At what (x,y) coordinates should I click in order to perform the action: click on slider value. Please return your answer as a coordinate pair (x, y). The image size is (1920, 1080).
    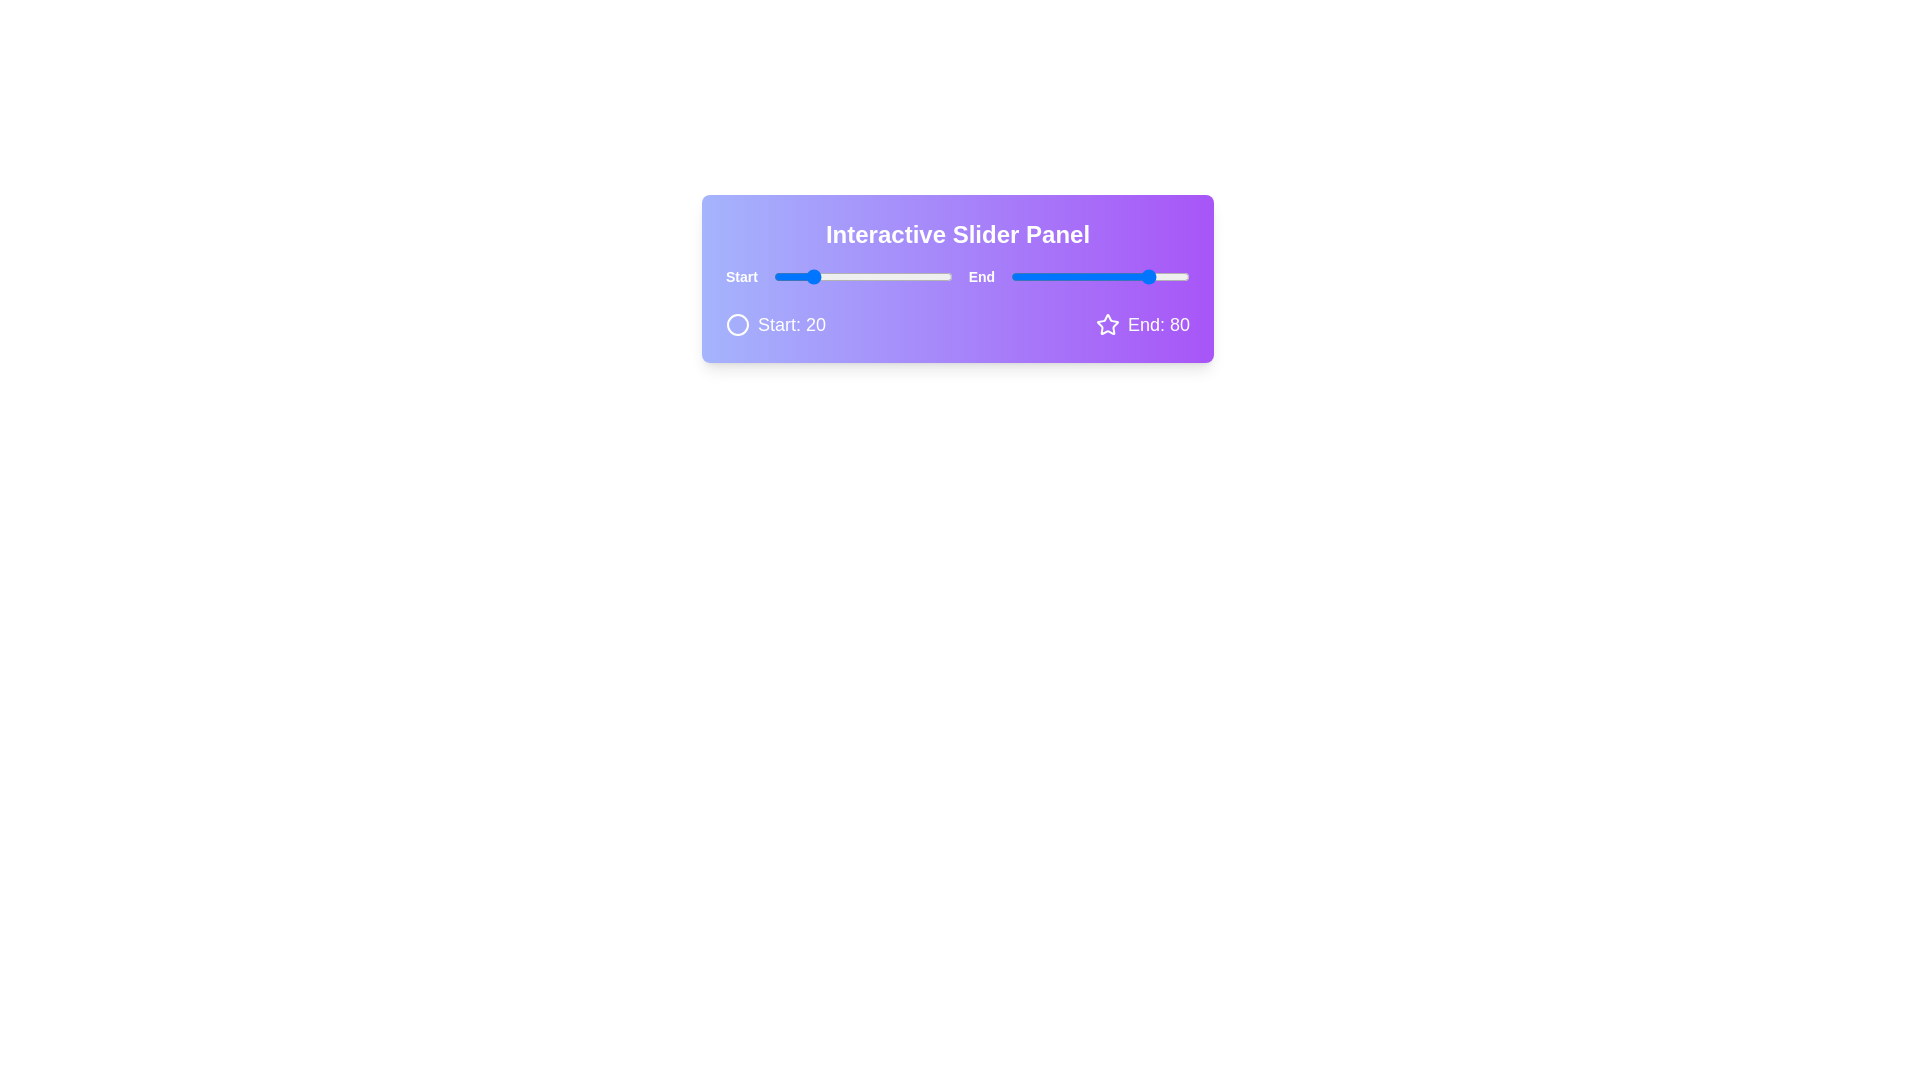
    Looking at the image, I should click on (870, 277).